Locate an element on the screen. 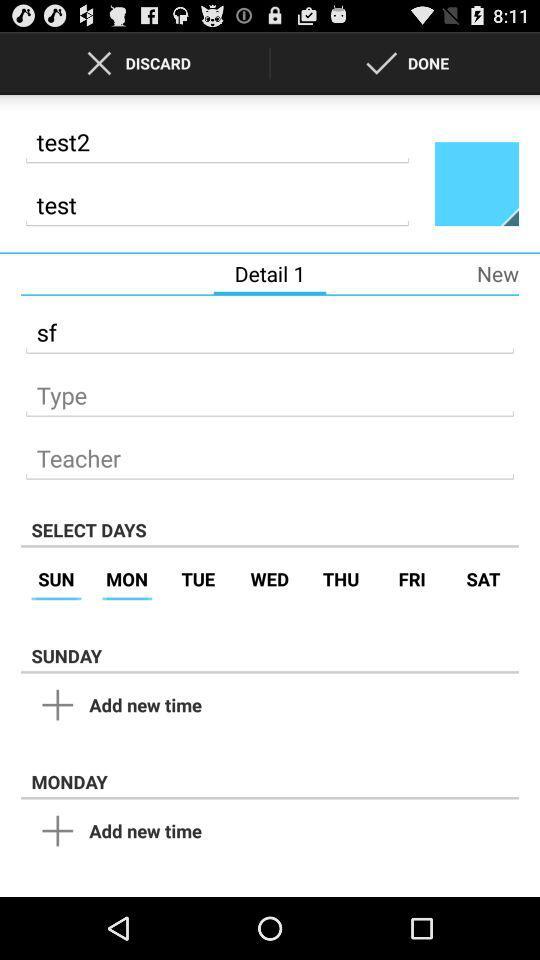 The image size is (540, 960). insert type is located at coordinates (270, 388).